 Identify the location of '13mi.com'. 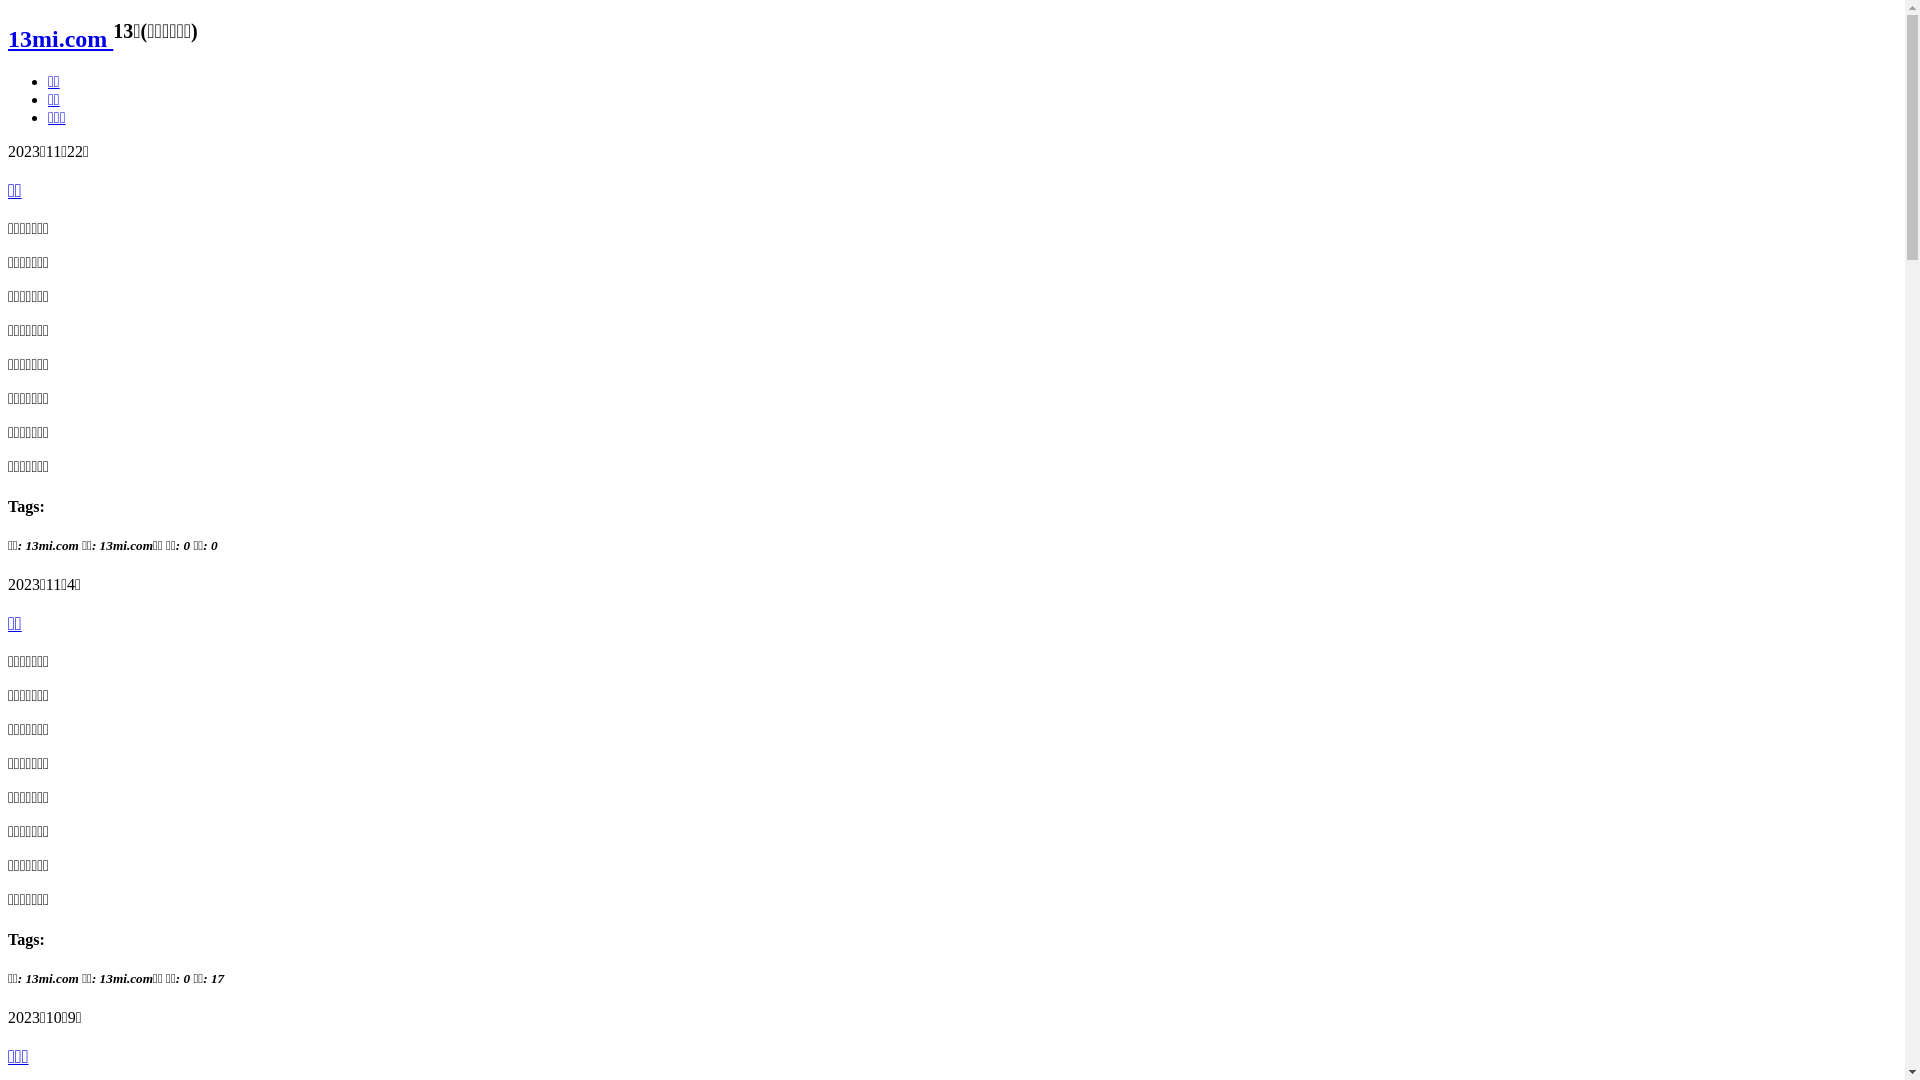
(60, 38).